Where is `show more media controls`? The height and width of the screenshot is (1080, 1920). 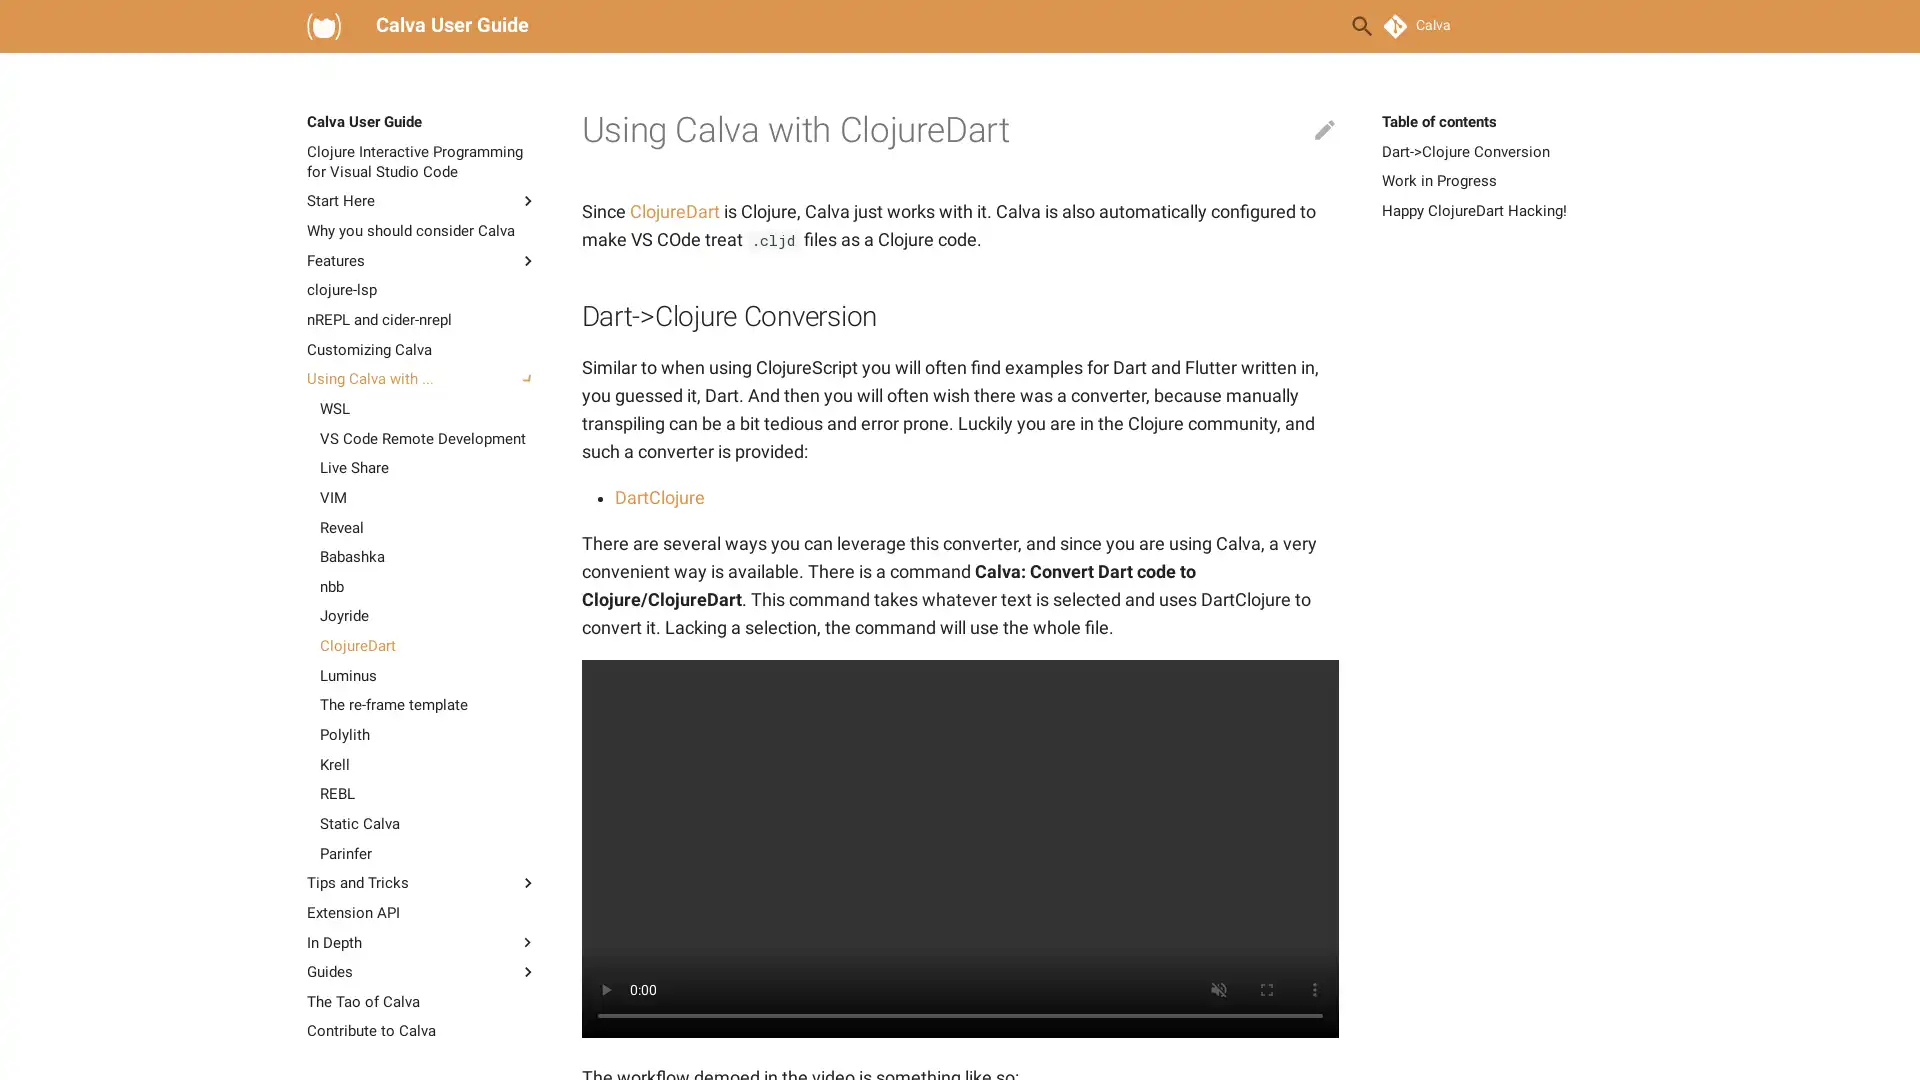
show more media controls is located at coordinates (1314, 990).